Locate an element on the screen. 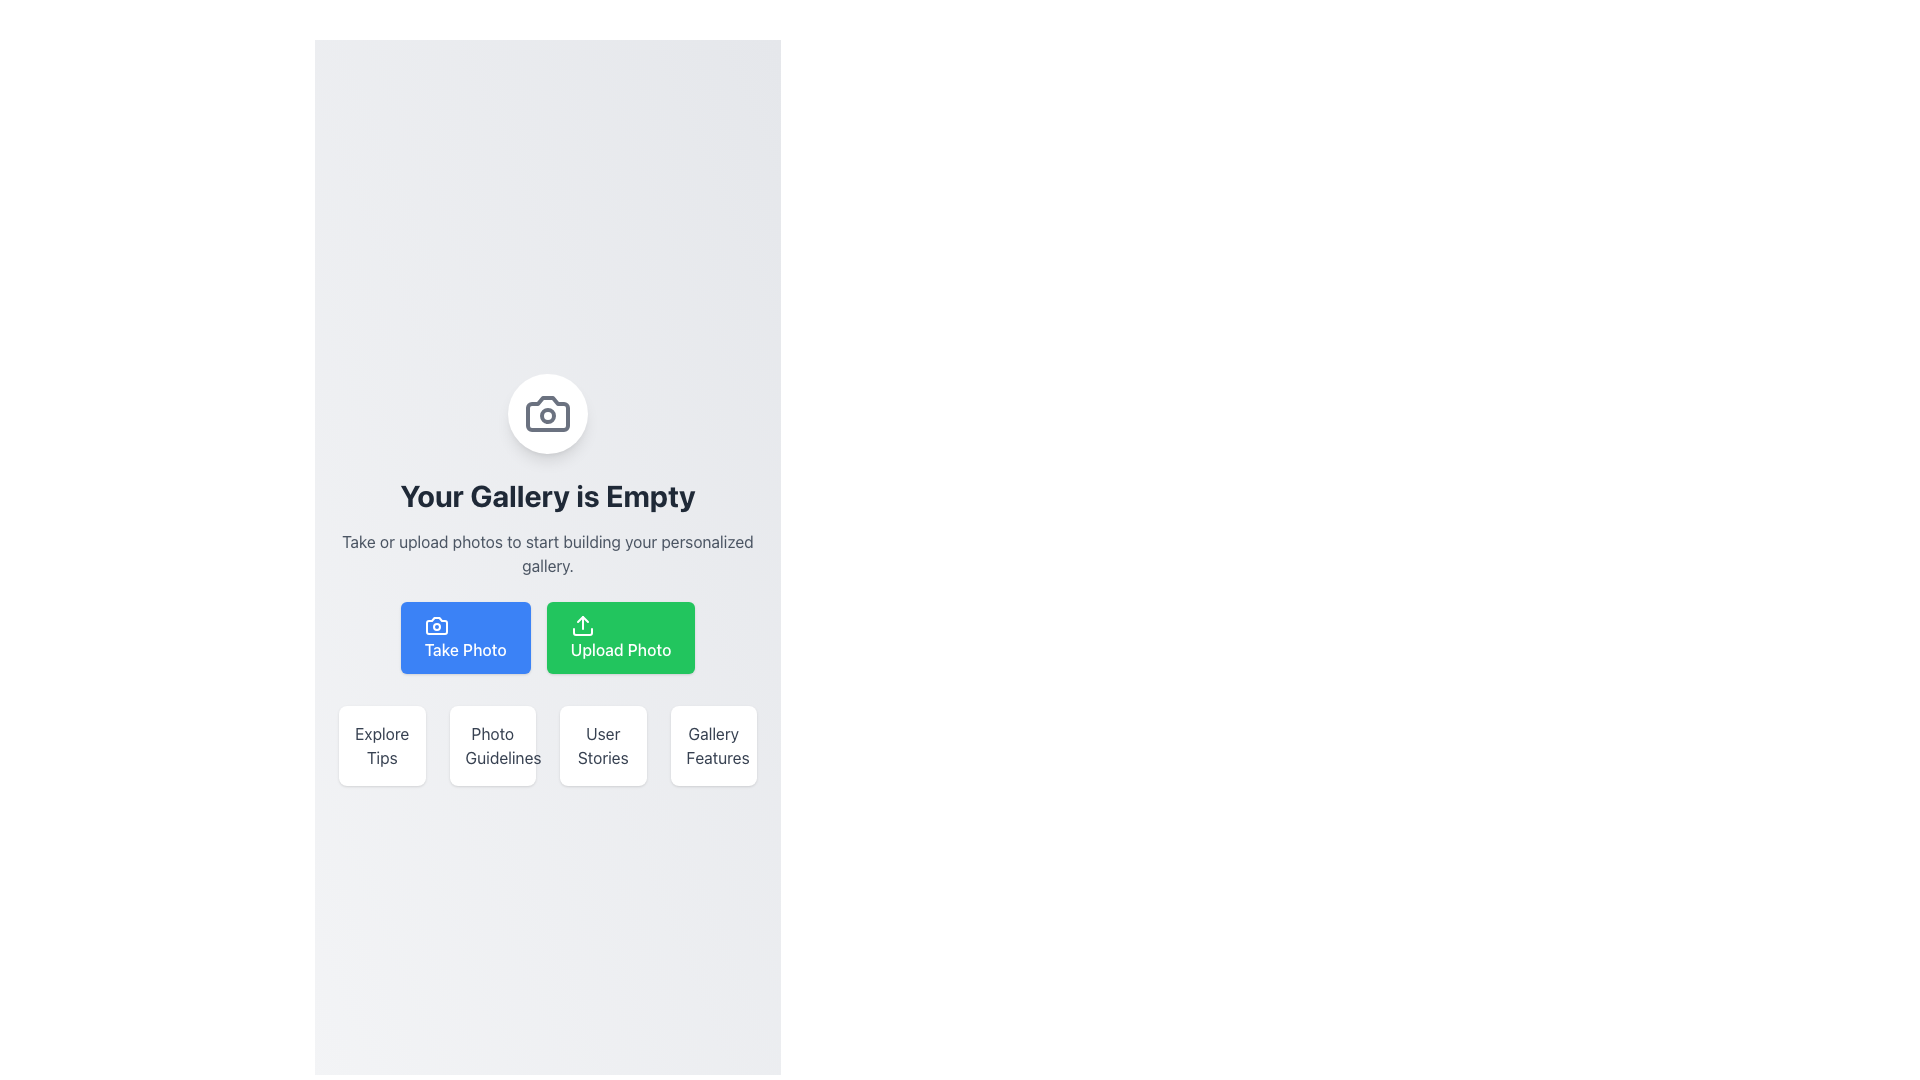  the 'Photo Guidelines' button located in the second position from the left in a horizontal row of four elements near the bottom of the interface is located at coordinates (492, 745).